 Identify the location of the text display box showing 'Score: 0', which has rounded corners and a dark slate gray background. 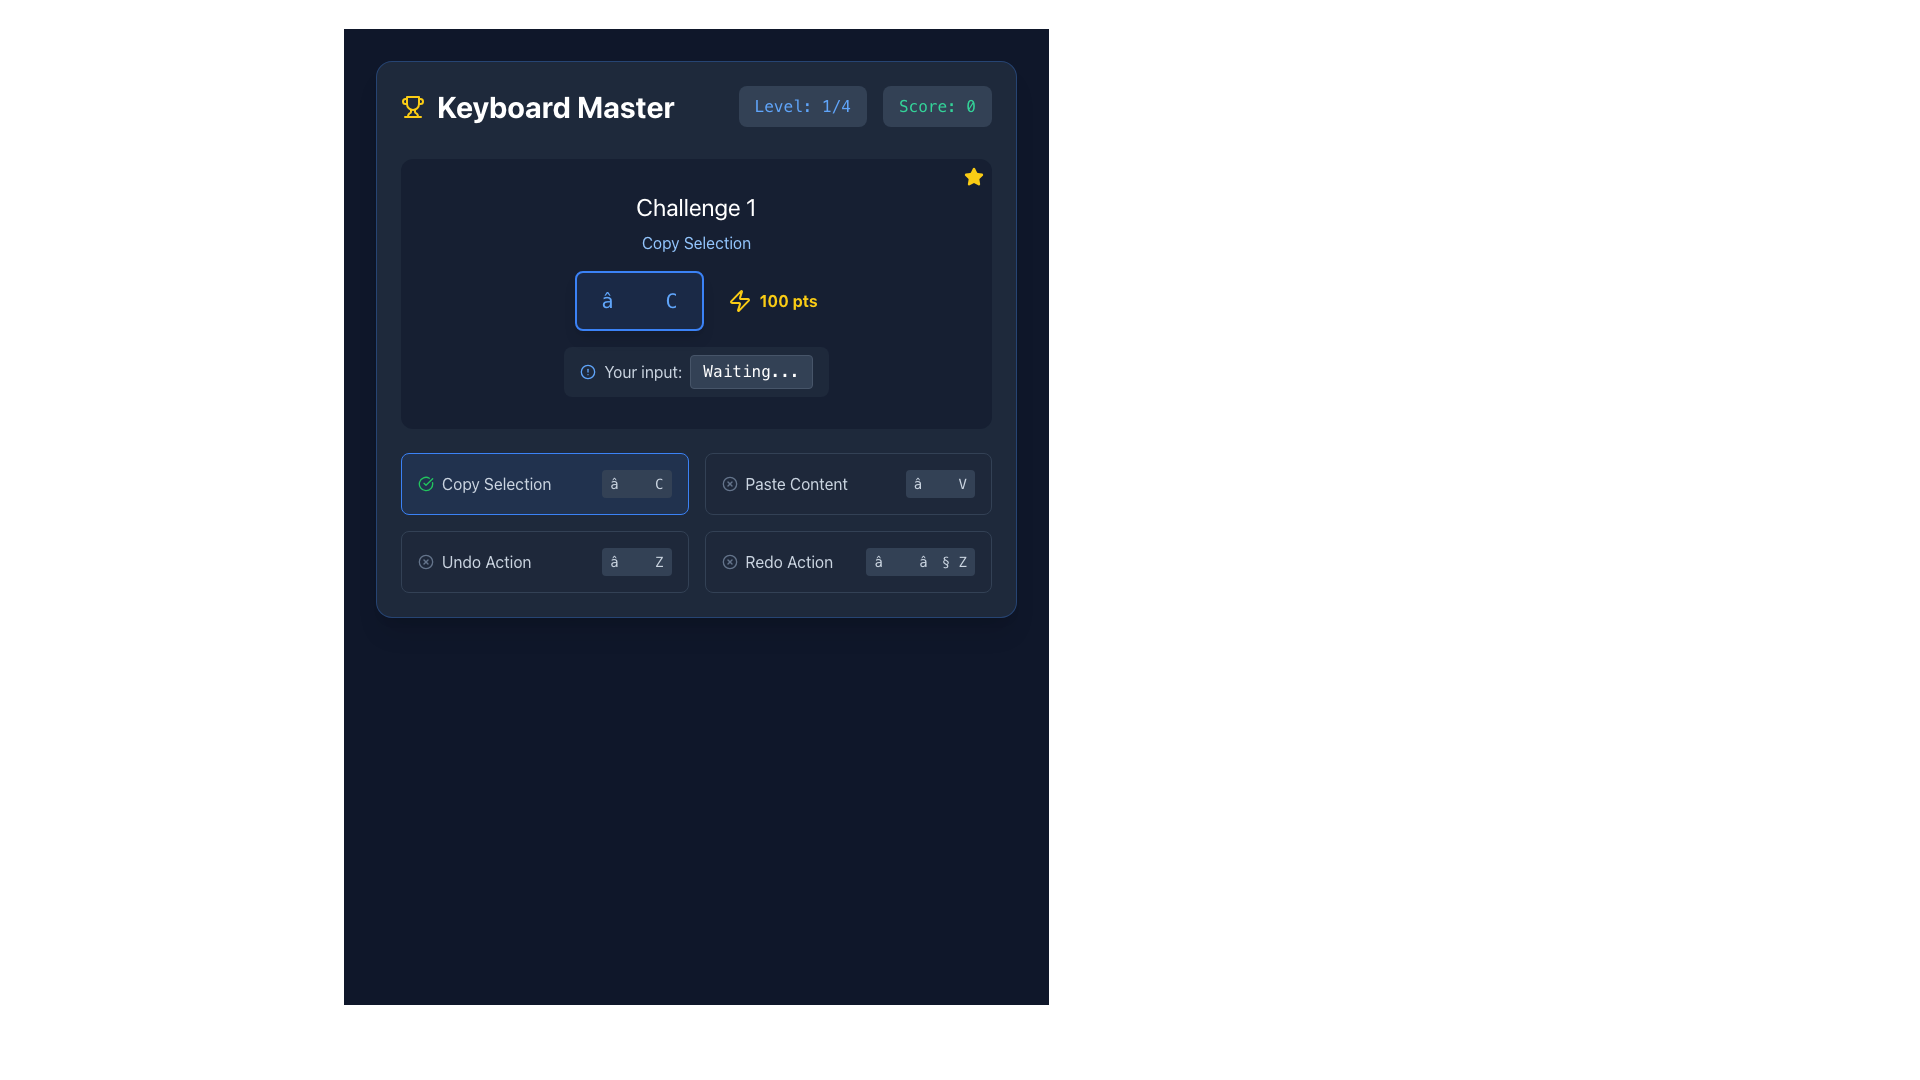
(936, 106).